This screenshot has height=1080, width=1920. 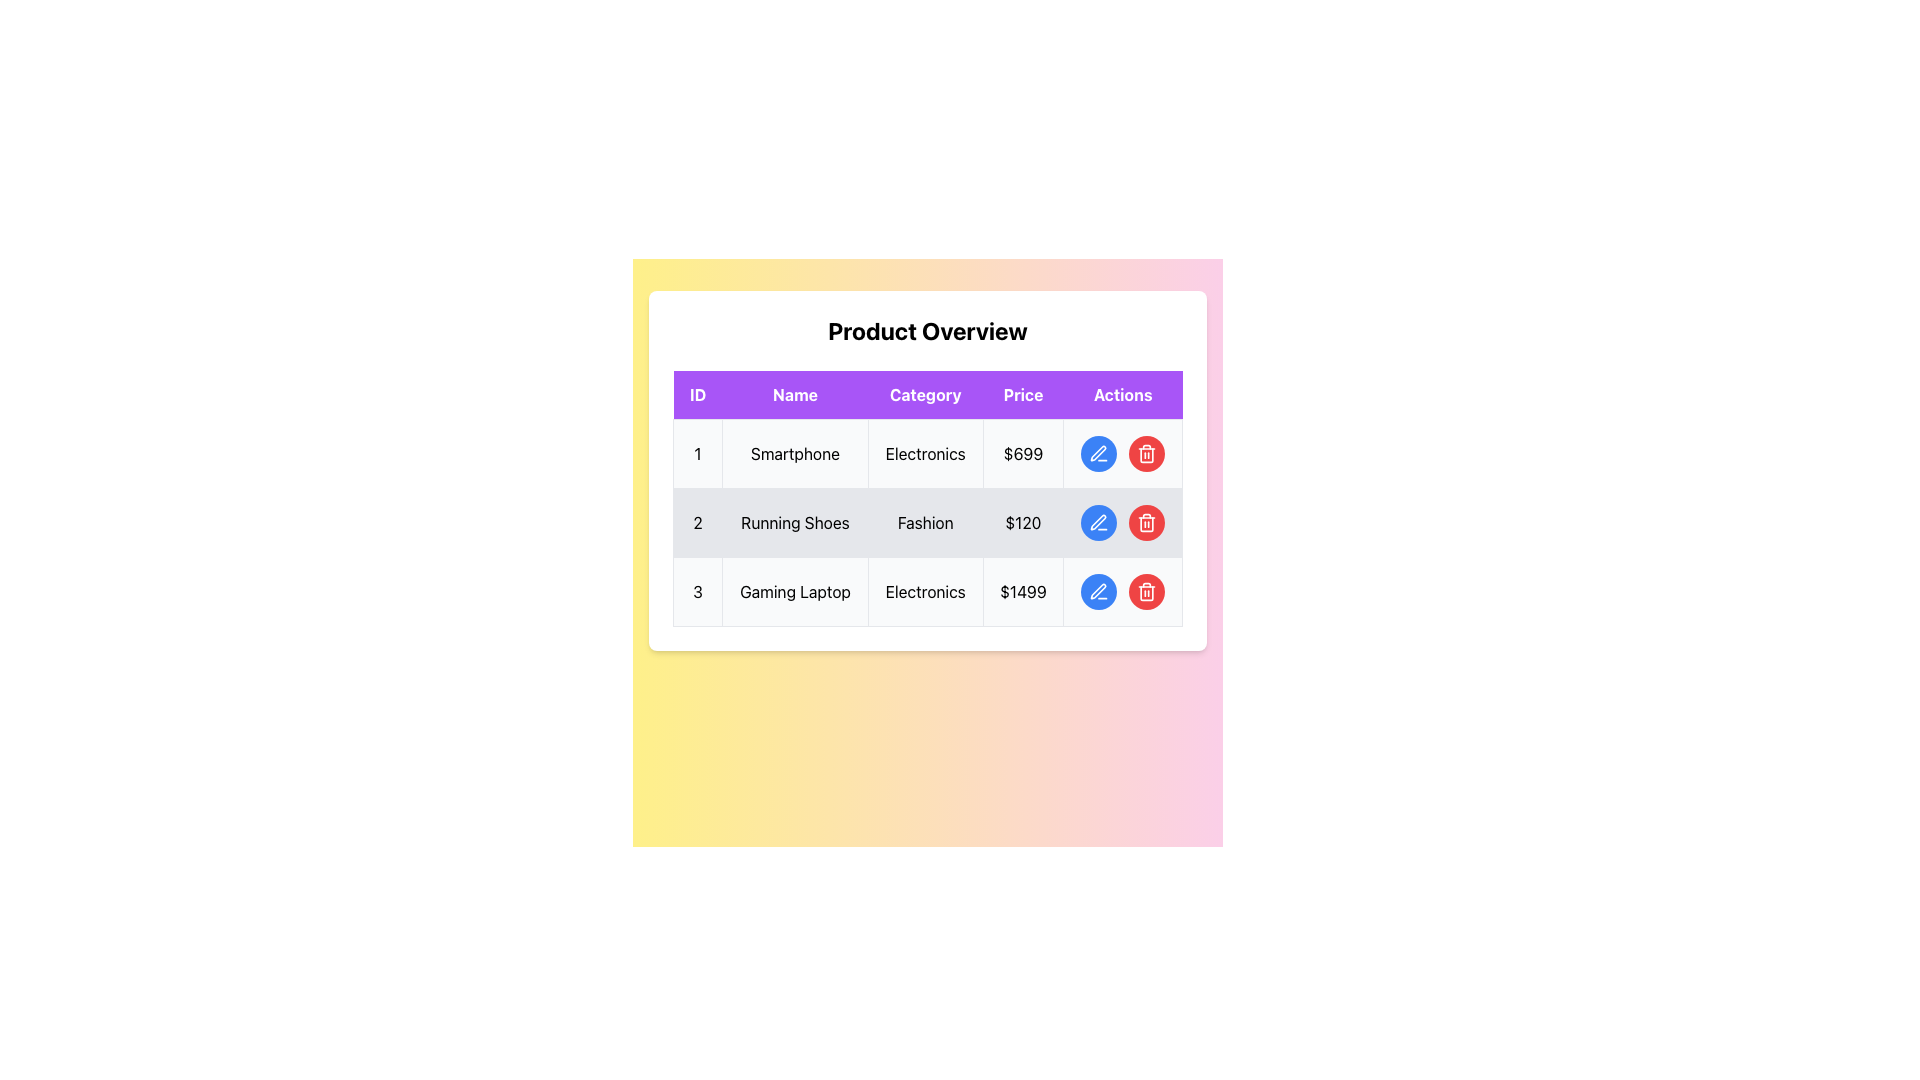 What do you see at coordinates (1098, 522) in the screenshot?
I see `the 'Edit' button in the 'Actions' column of the second row of the table` at bounding box center [1098, 522].